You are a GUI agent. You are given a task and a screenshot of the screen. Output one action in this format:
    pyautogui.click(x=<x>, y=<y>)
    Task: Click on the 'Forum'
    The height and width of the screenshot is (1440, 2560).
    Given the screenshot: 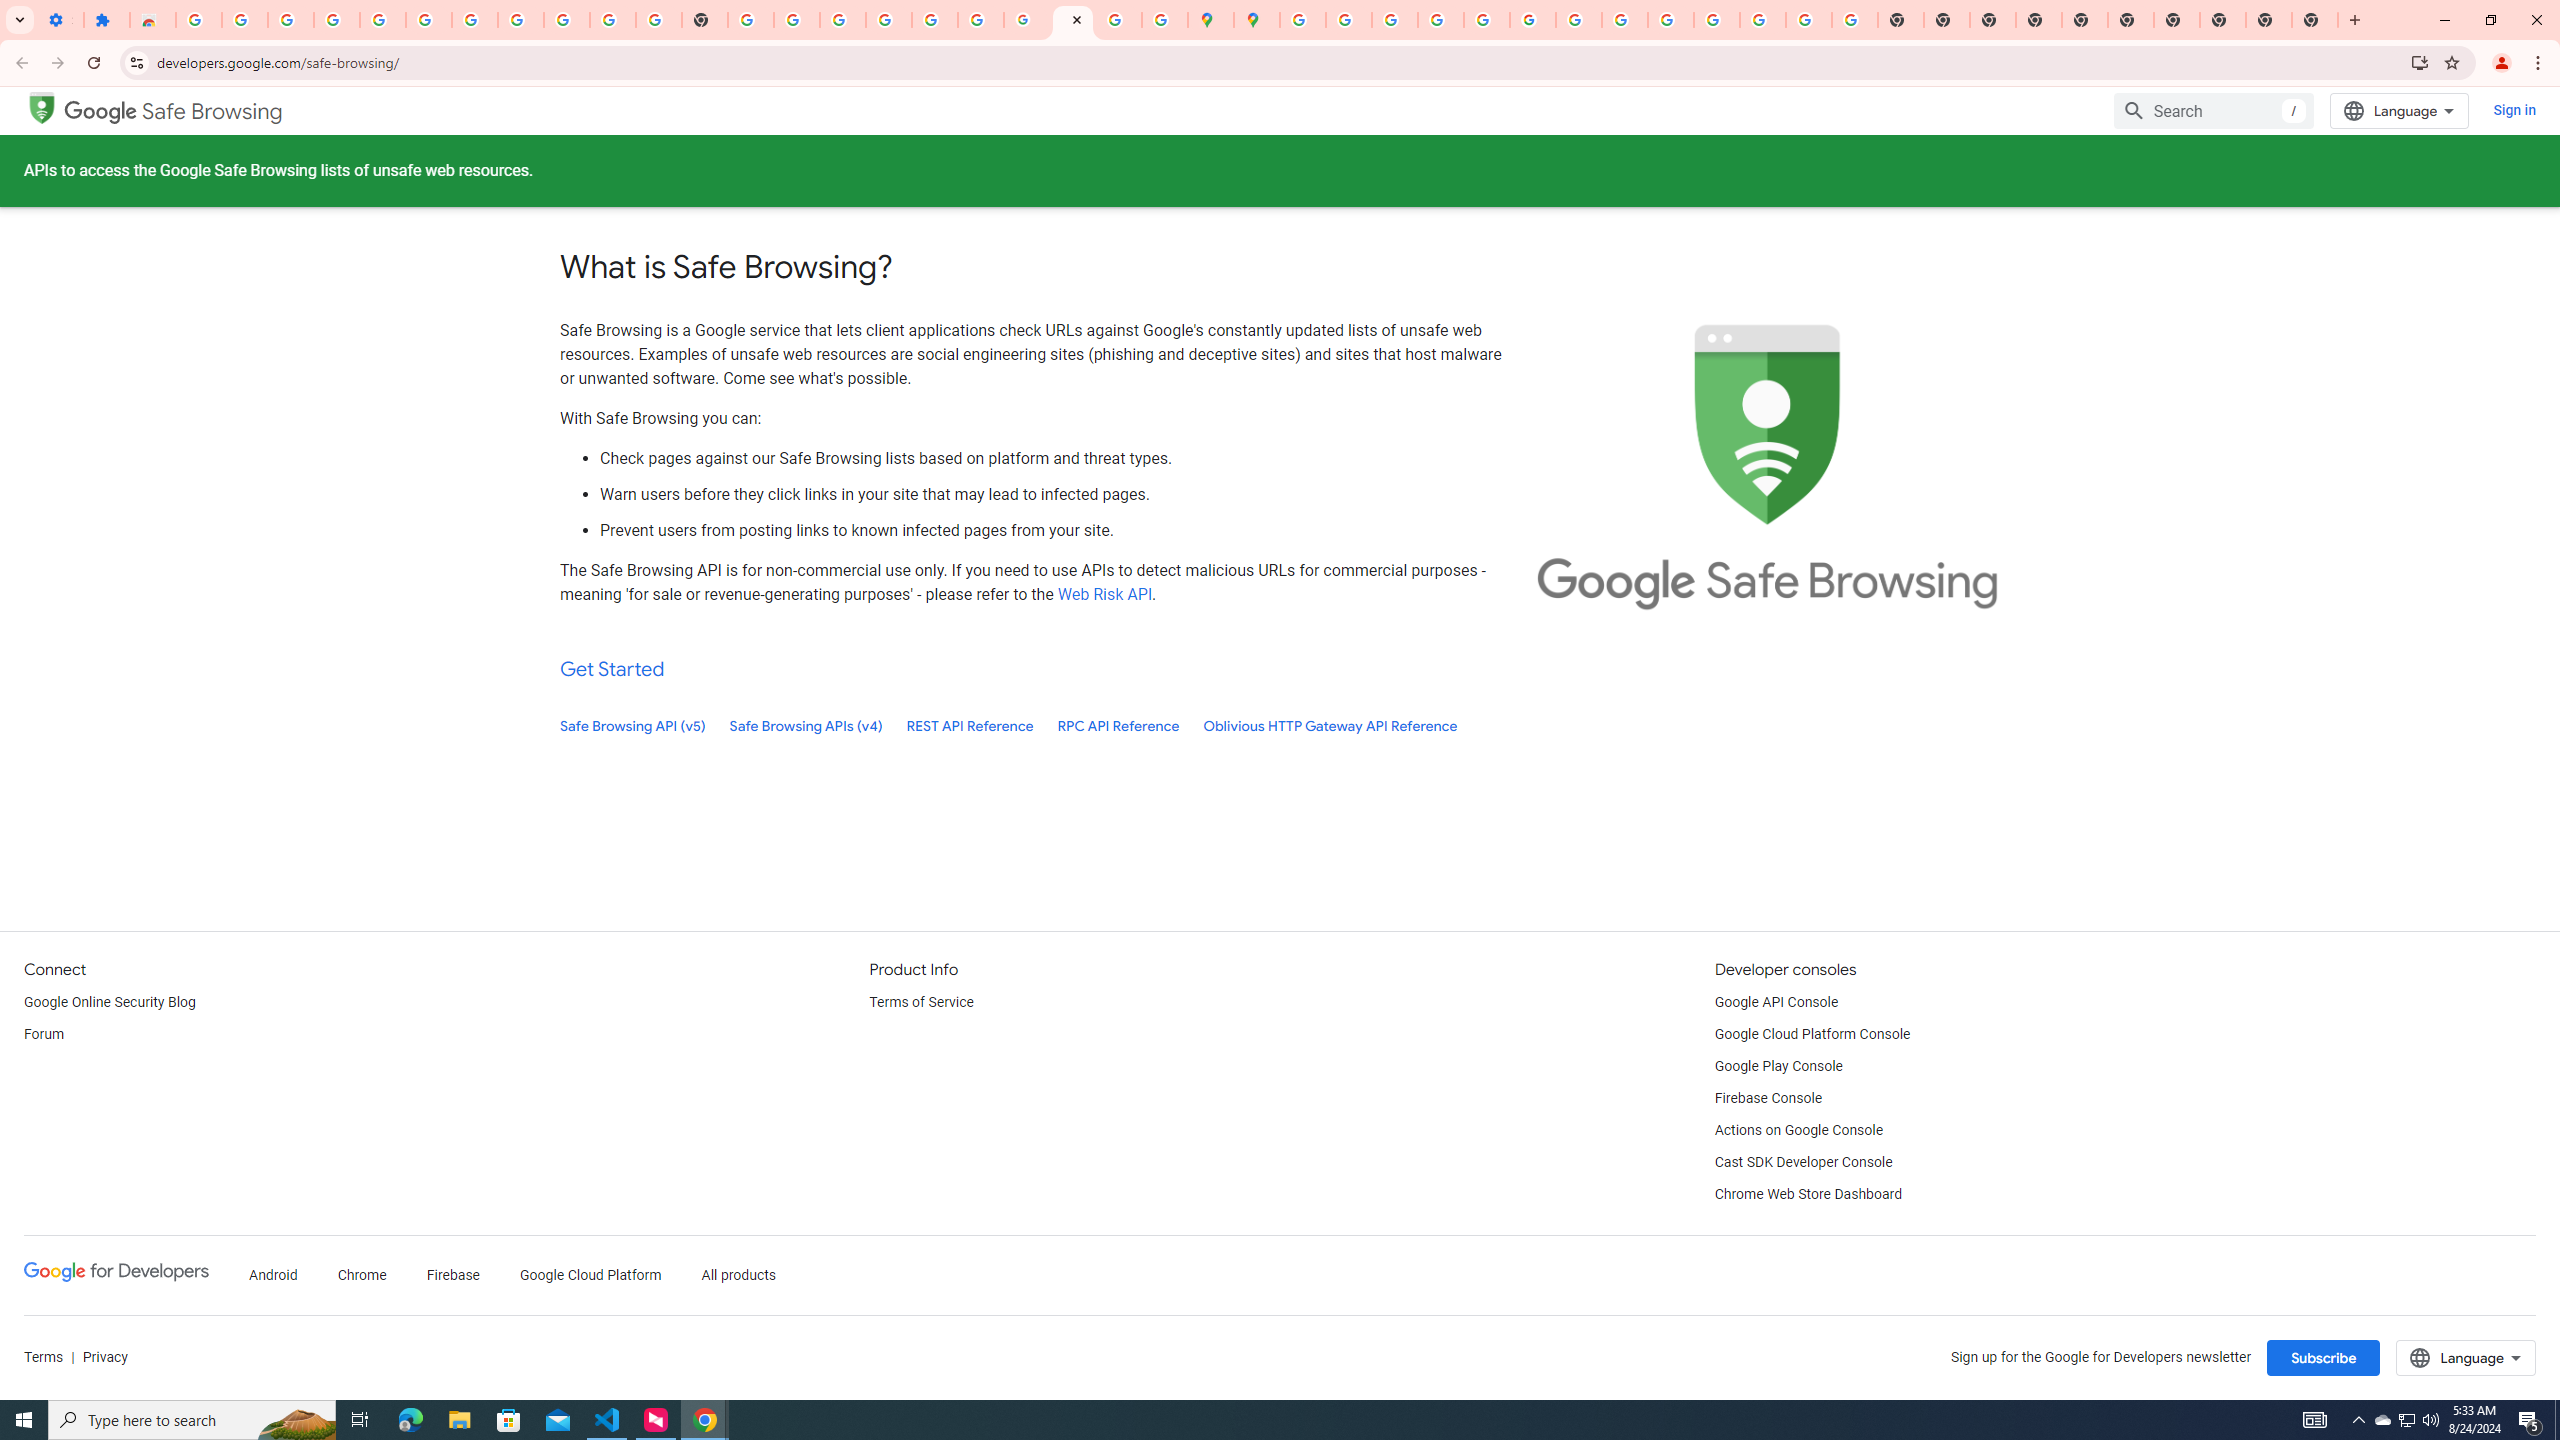 What is the action you would take?
    pyautogui.click(x=42, y=1034)
    